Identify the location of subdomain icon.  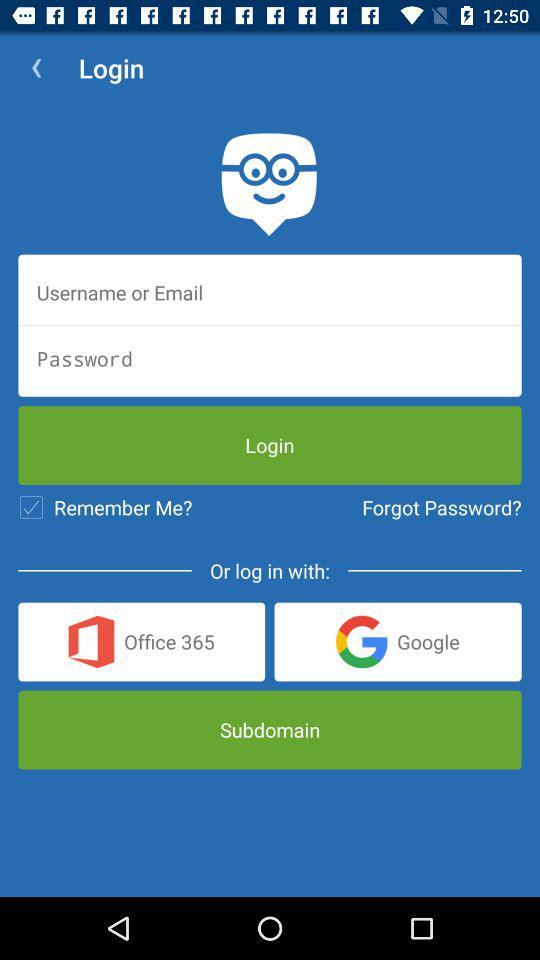
(270, 729).